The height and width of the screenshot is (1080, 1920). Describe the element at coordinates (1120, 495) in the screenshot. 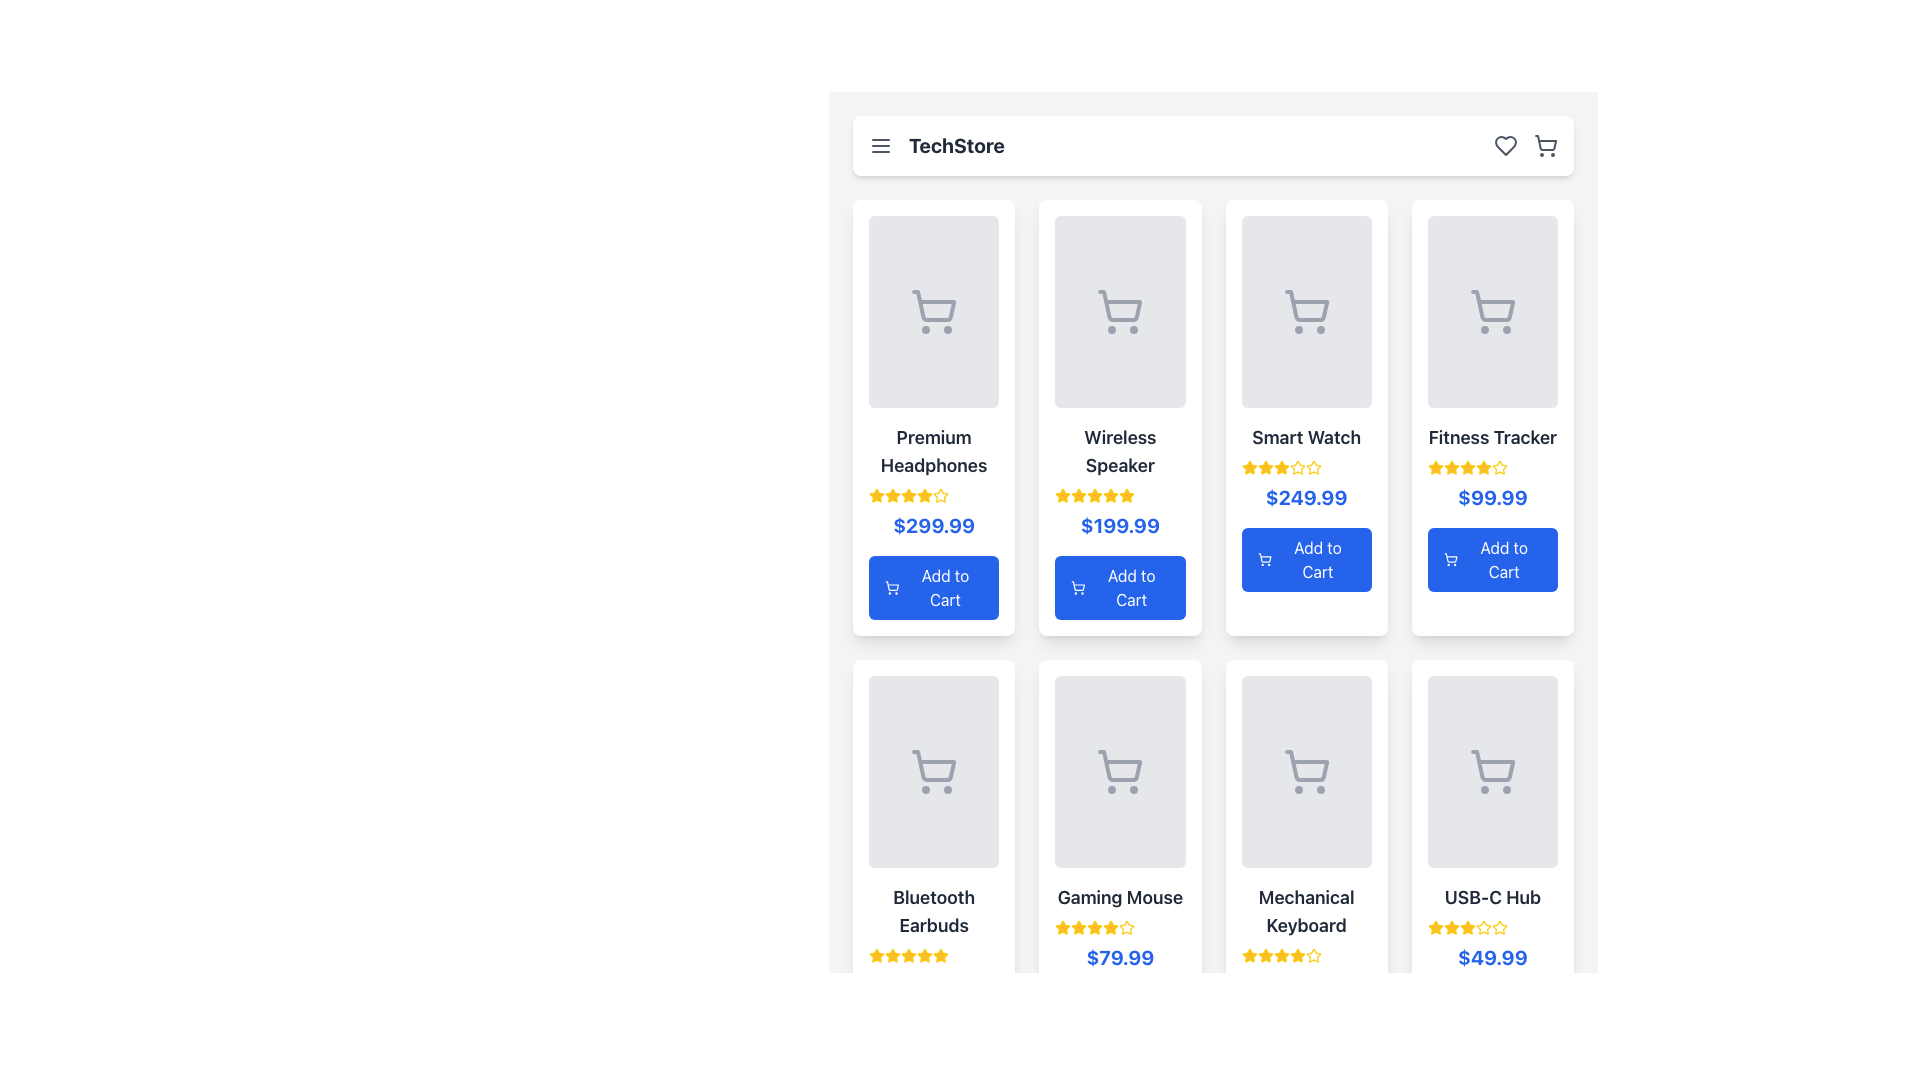

I see `the row of yellow star icons indicating a 3.5-star rating for the 'Wireless Speaker', positioned beneath the title and above the price` at that location.